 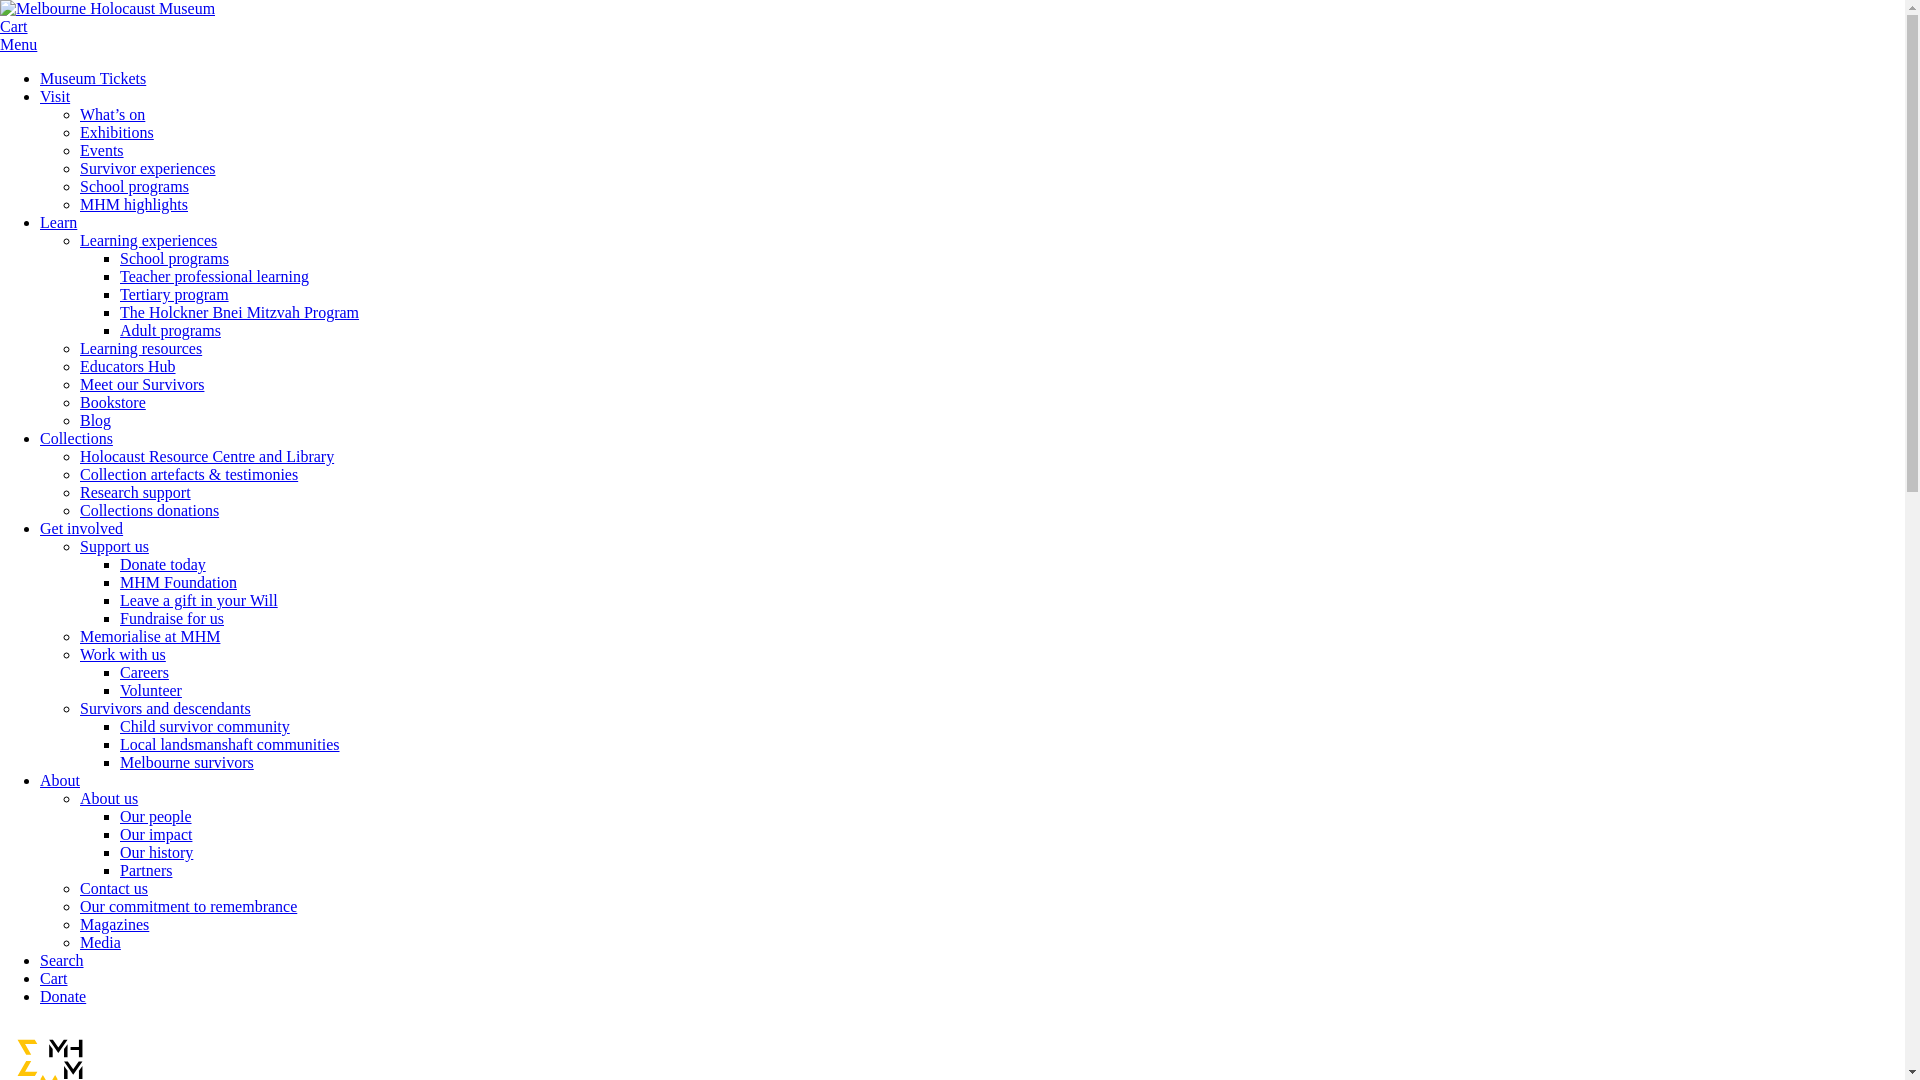 I want to click on 'Media', so click(x=99, y=942).